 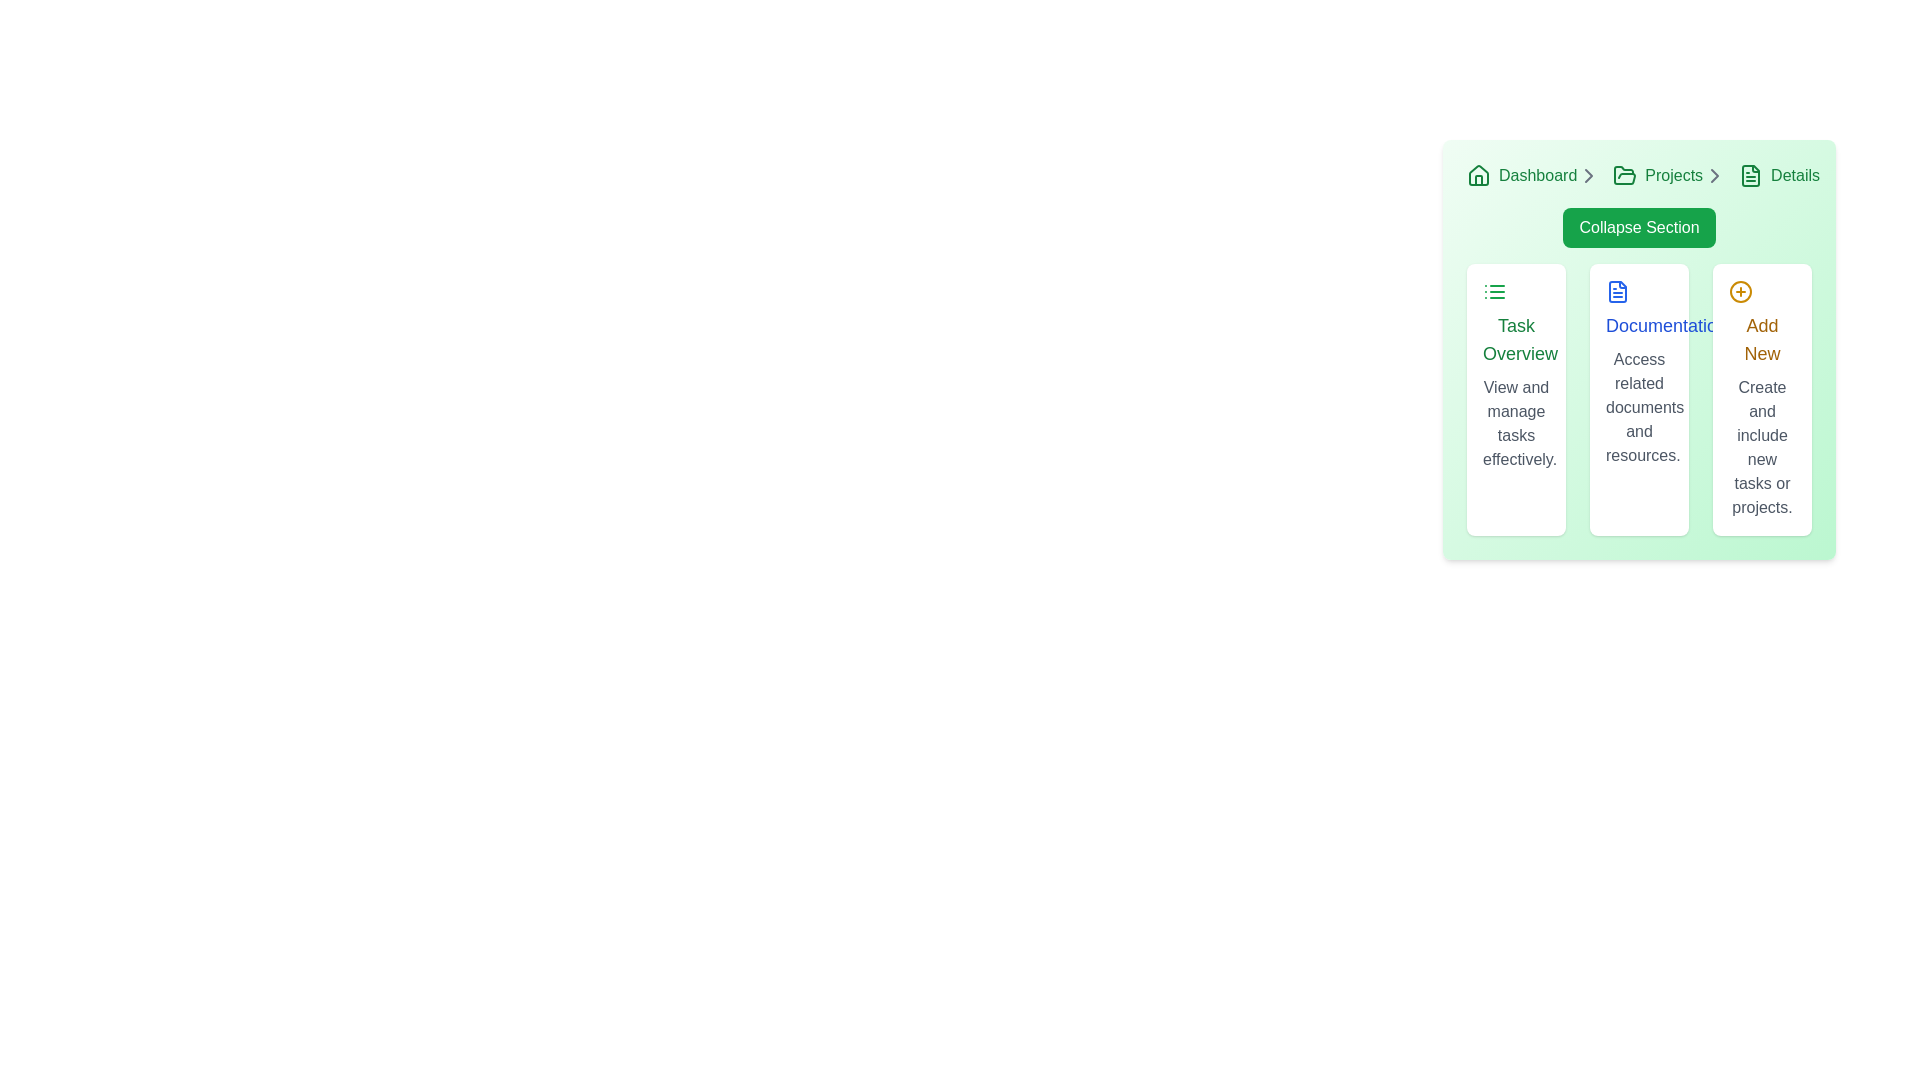 I want to click on the document icon in the breadcrumb navigation bar, so click(x=1750, y=175).